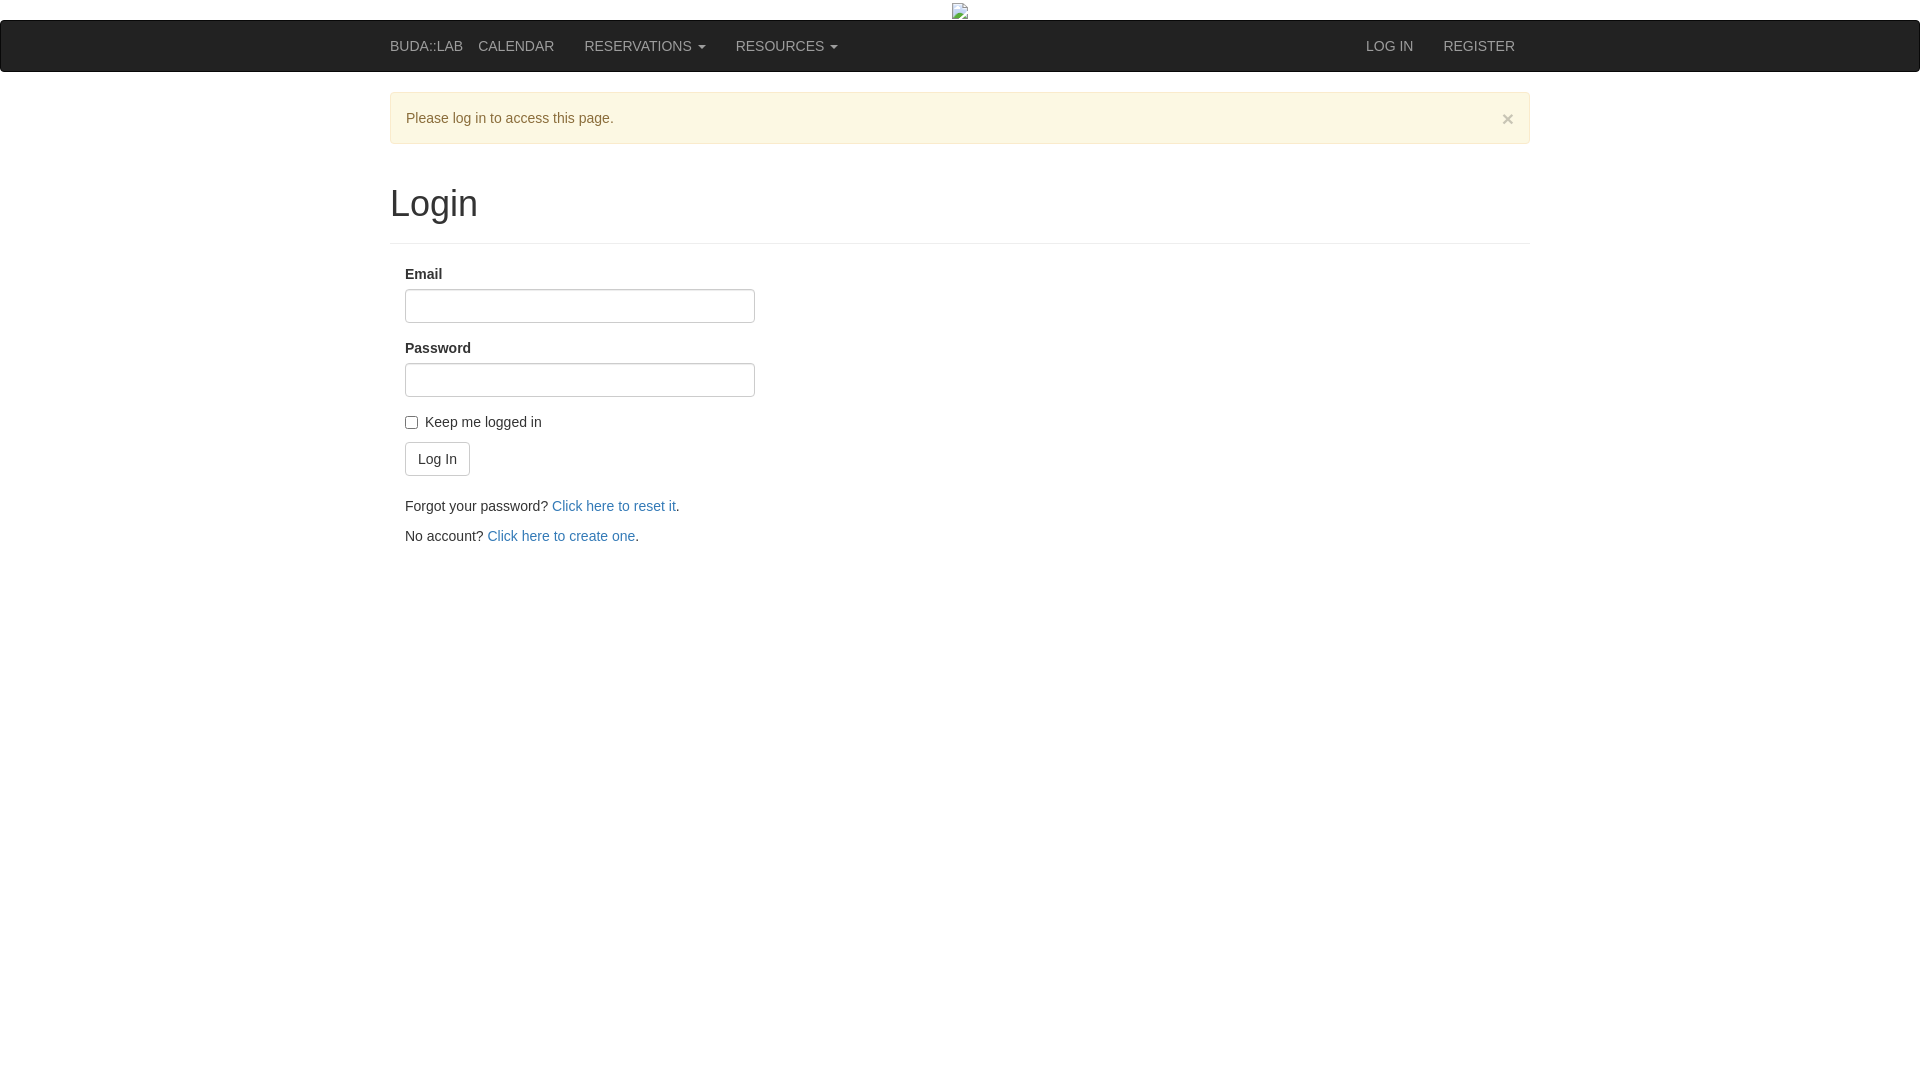 The width and height of the screenshot is (1920, 1080). I want to click on 'RESERVATIONS', so click(568, 45).